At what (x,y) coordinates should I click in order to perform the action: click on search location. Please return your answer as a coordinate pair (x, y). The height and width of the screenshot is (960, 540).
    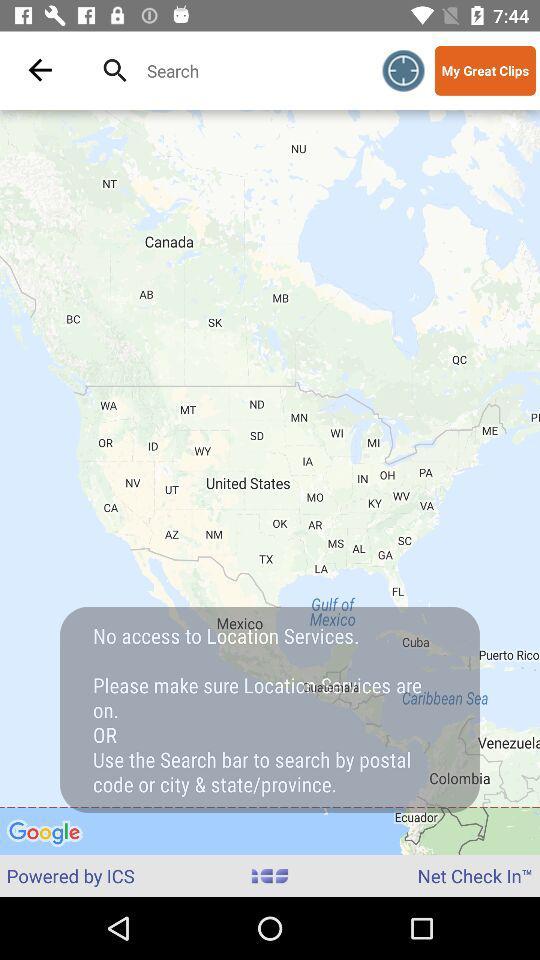
    Looking at the image, I should click on (248, 70).